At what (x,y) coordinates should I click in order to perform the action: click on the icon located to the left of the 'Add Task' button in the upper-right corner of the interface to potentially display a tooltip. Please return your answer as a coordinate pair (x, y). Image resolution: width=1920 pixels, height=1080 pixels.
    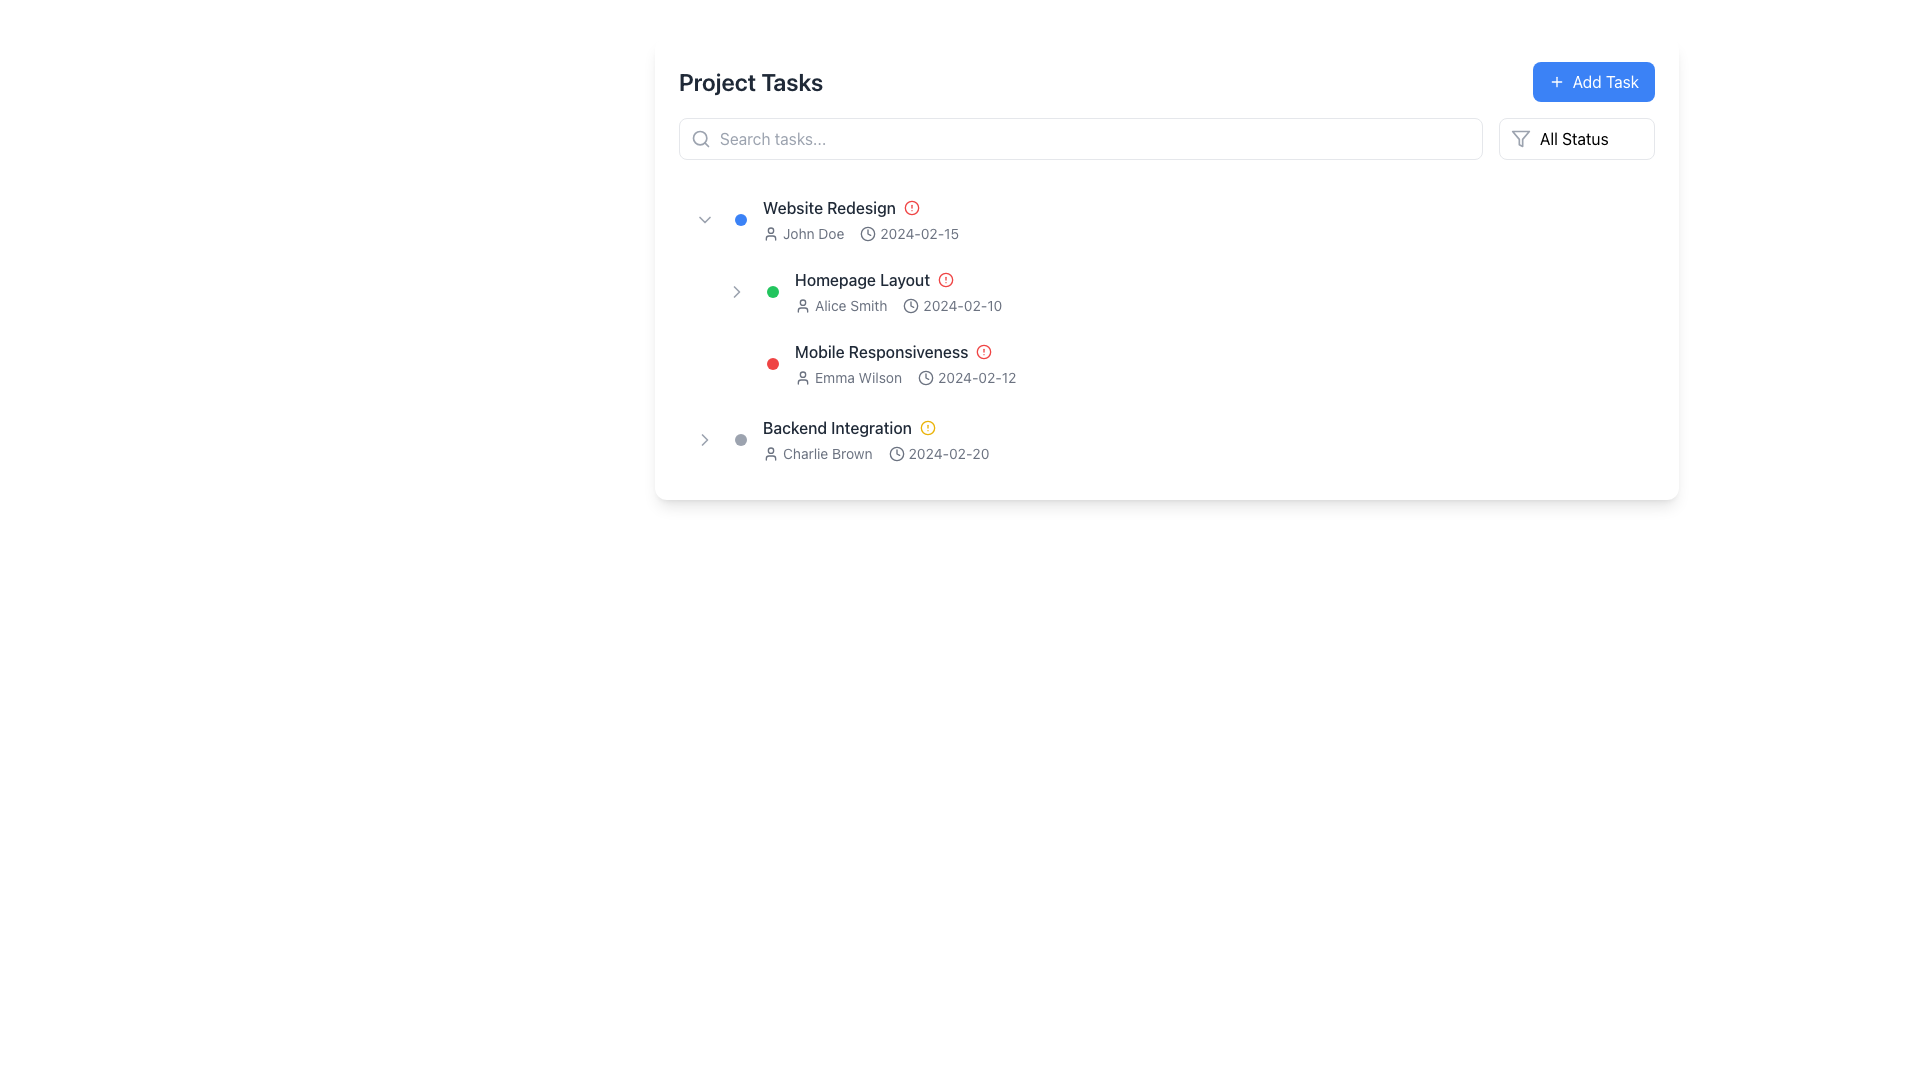
    Looking at the image, I should click on (1555, 80).